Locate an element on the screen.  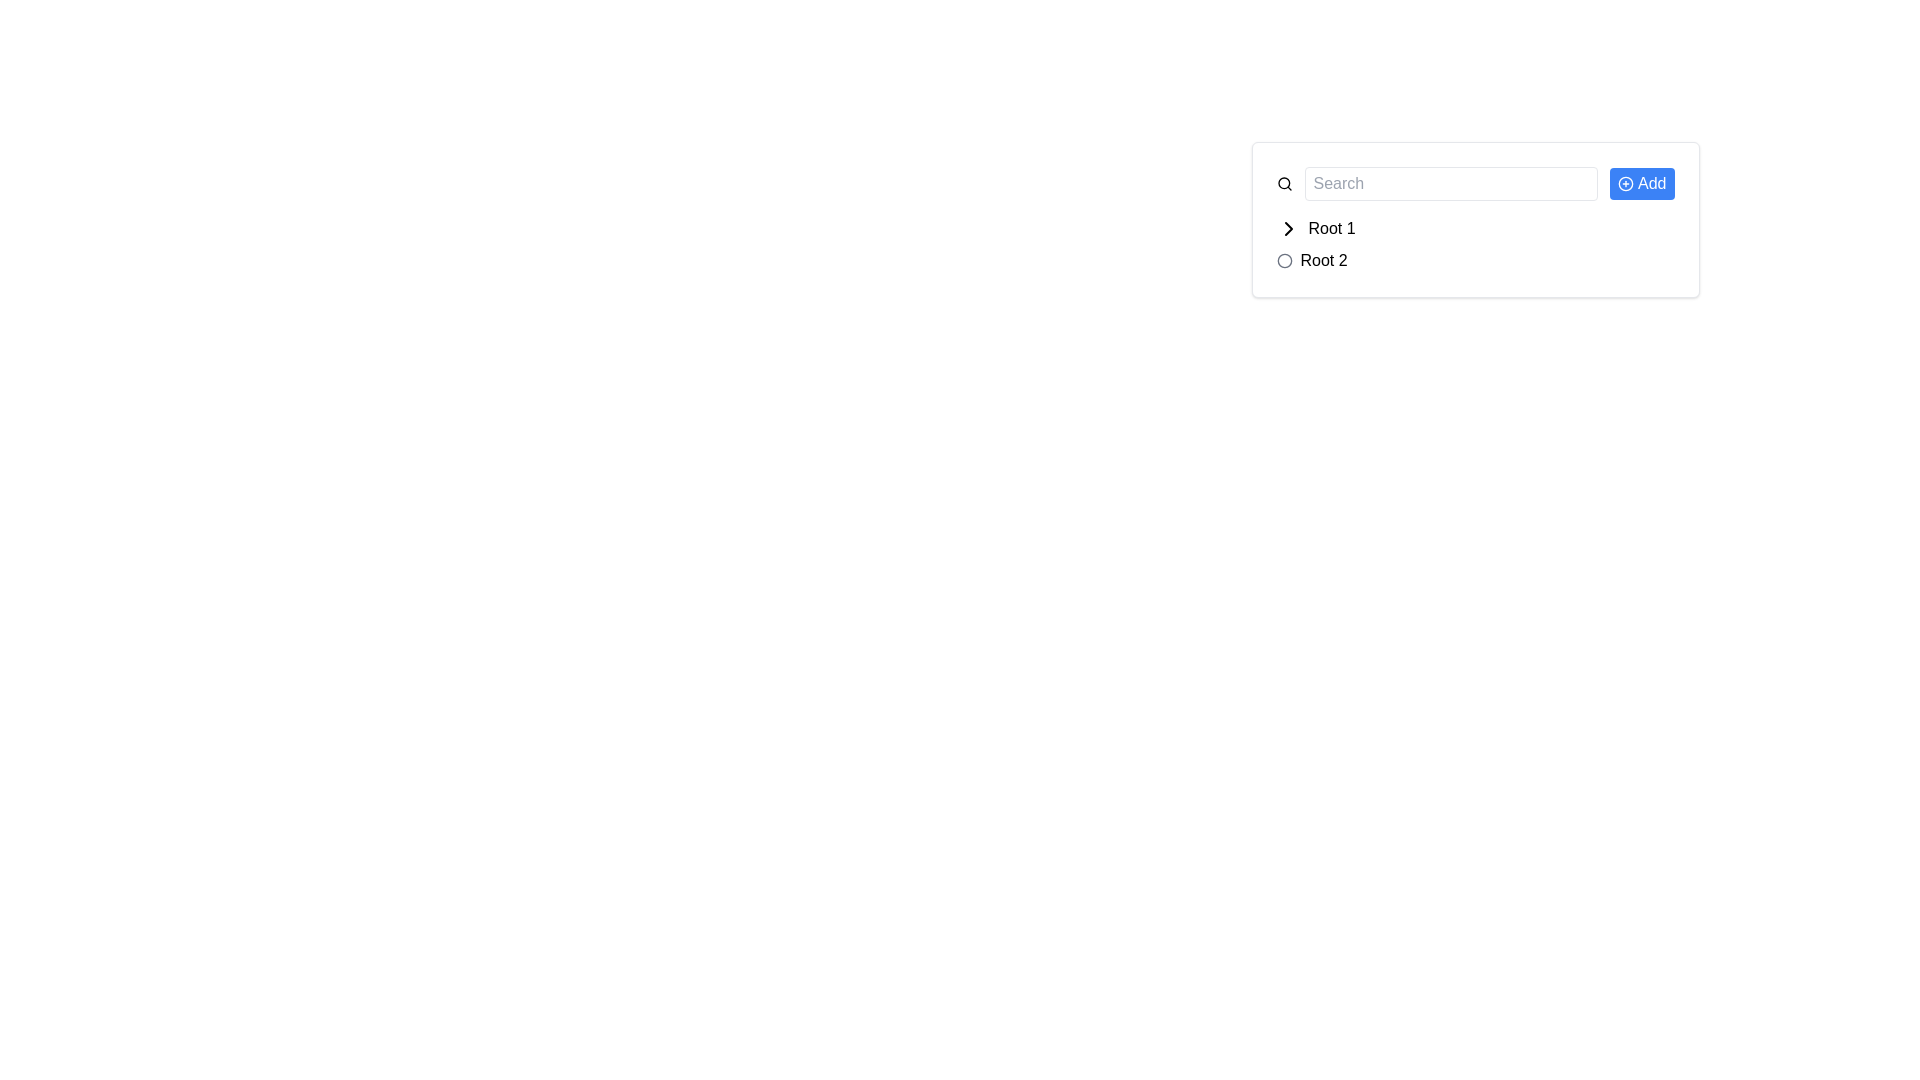
the second list item in the vertical group layout, which is positioned directly below the 'Root 1' item is located at coordinates (1475, 260).